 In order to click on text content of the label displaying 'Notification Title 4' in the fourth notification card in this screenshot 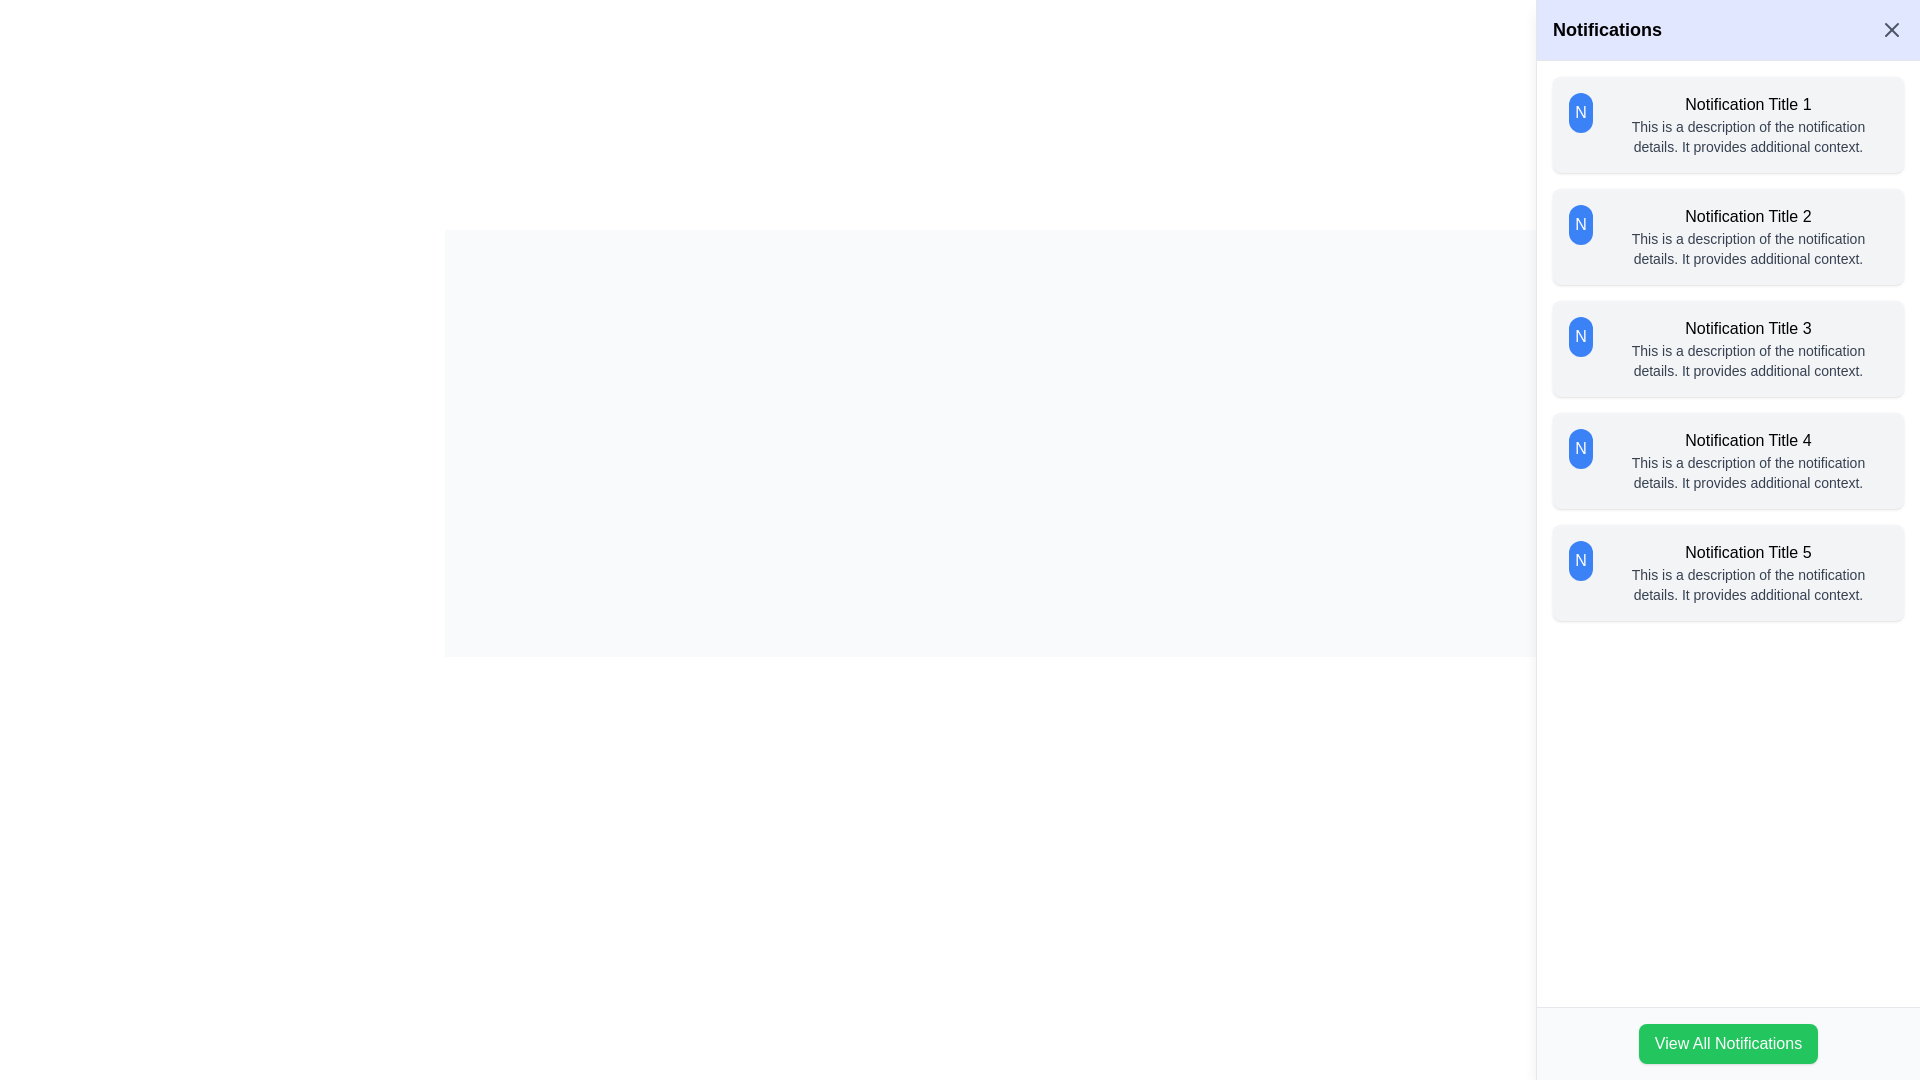, I will do `click(1747, 439)`.